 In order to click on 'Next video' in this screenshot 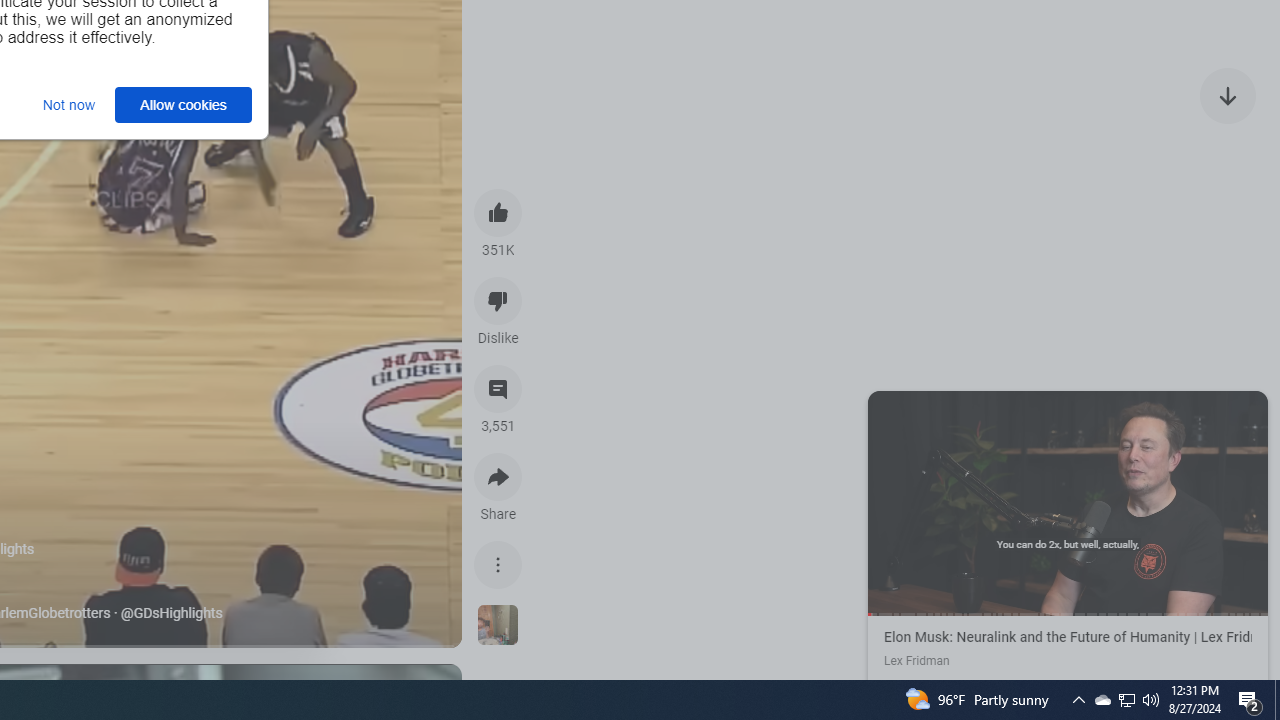, I will do `click(1227, 95)`.